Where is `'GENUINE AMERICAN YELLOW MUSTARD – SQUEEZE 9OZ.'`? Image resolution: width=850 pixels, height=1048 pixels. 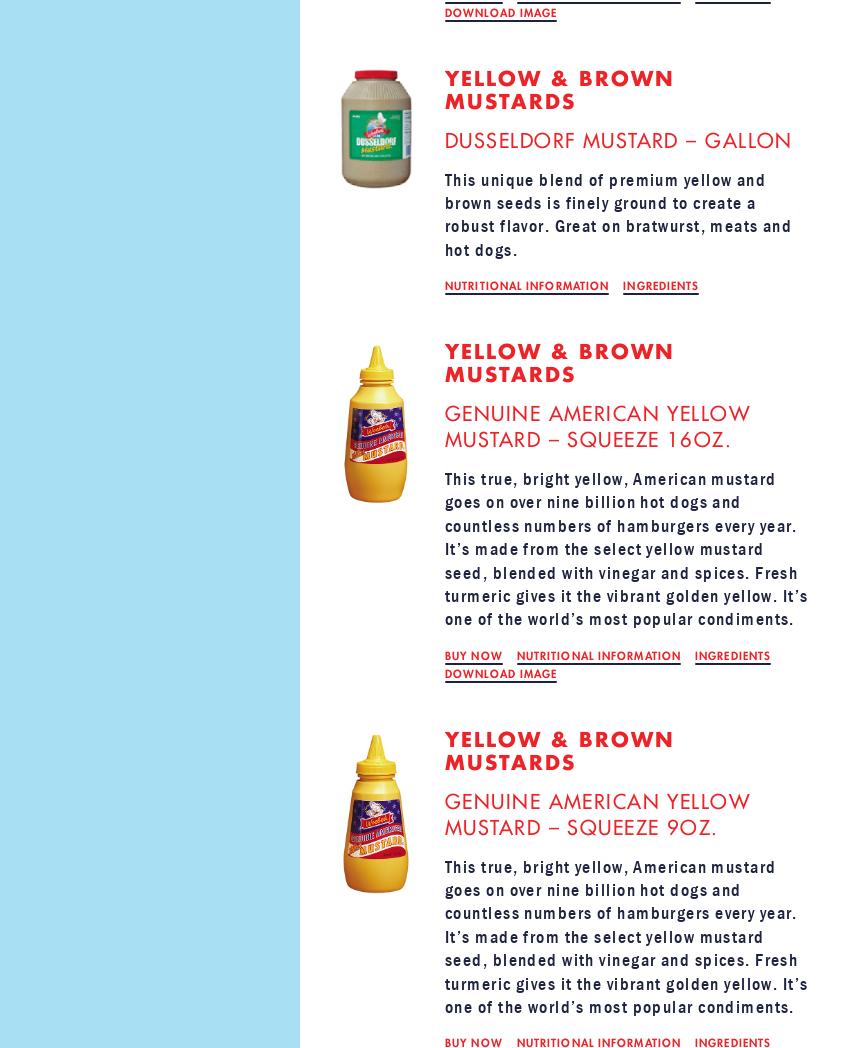 'GENUINE AMERICAN YELLOW MUSTARD – SQUEEZE 9OZ.' is located at coordinates (596, 812).